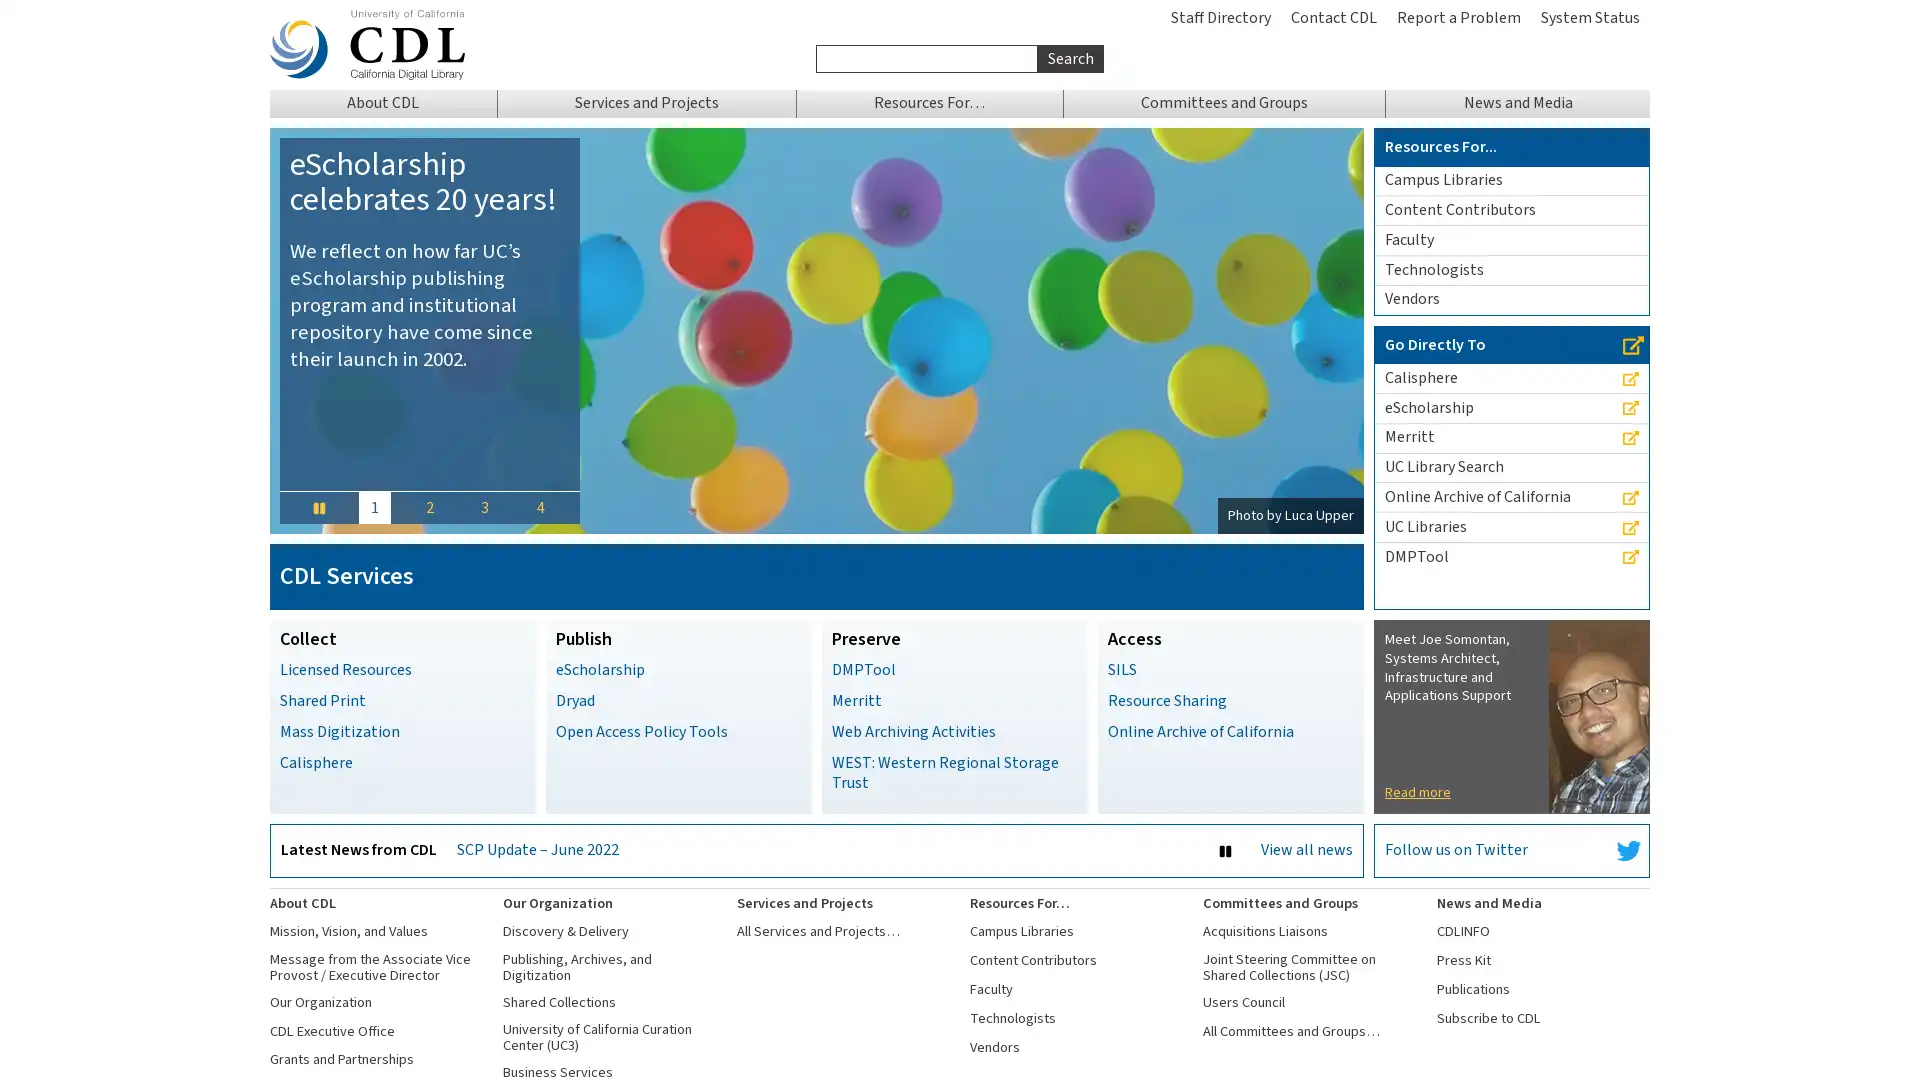 Image resolution: width=1920 pixels, height=1080 pixels. What do you see at coordinates (1223, 851) in the screenshot?
I see `pause newsreel` at bounding box center [1223, 851].